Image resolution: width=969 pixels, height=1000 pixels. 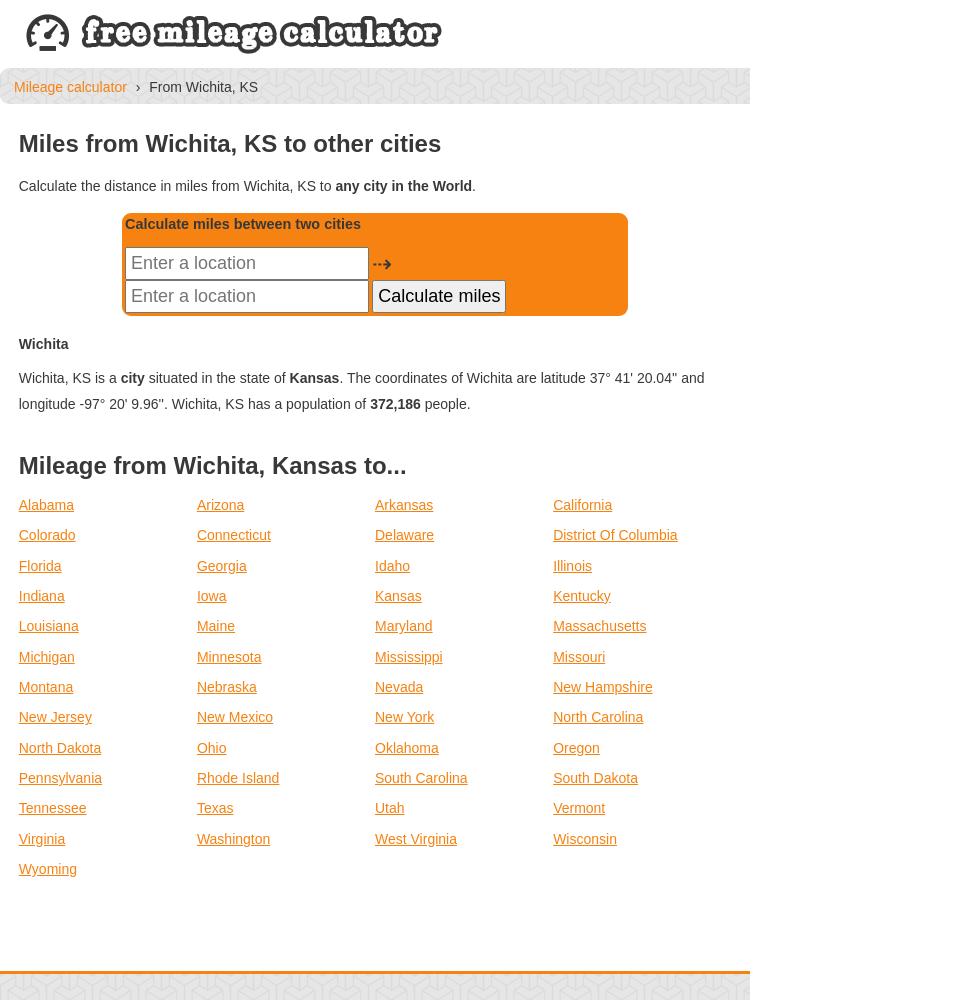 I want to click on 'Tennessee', so click(x=51, y=808).